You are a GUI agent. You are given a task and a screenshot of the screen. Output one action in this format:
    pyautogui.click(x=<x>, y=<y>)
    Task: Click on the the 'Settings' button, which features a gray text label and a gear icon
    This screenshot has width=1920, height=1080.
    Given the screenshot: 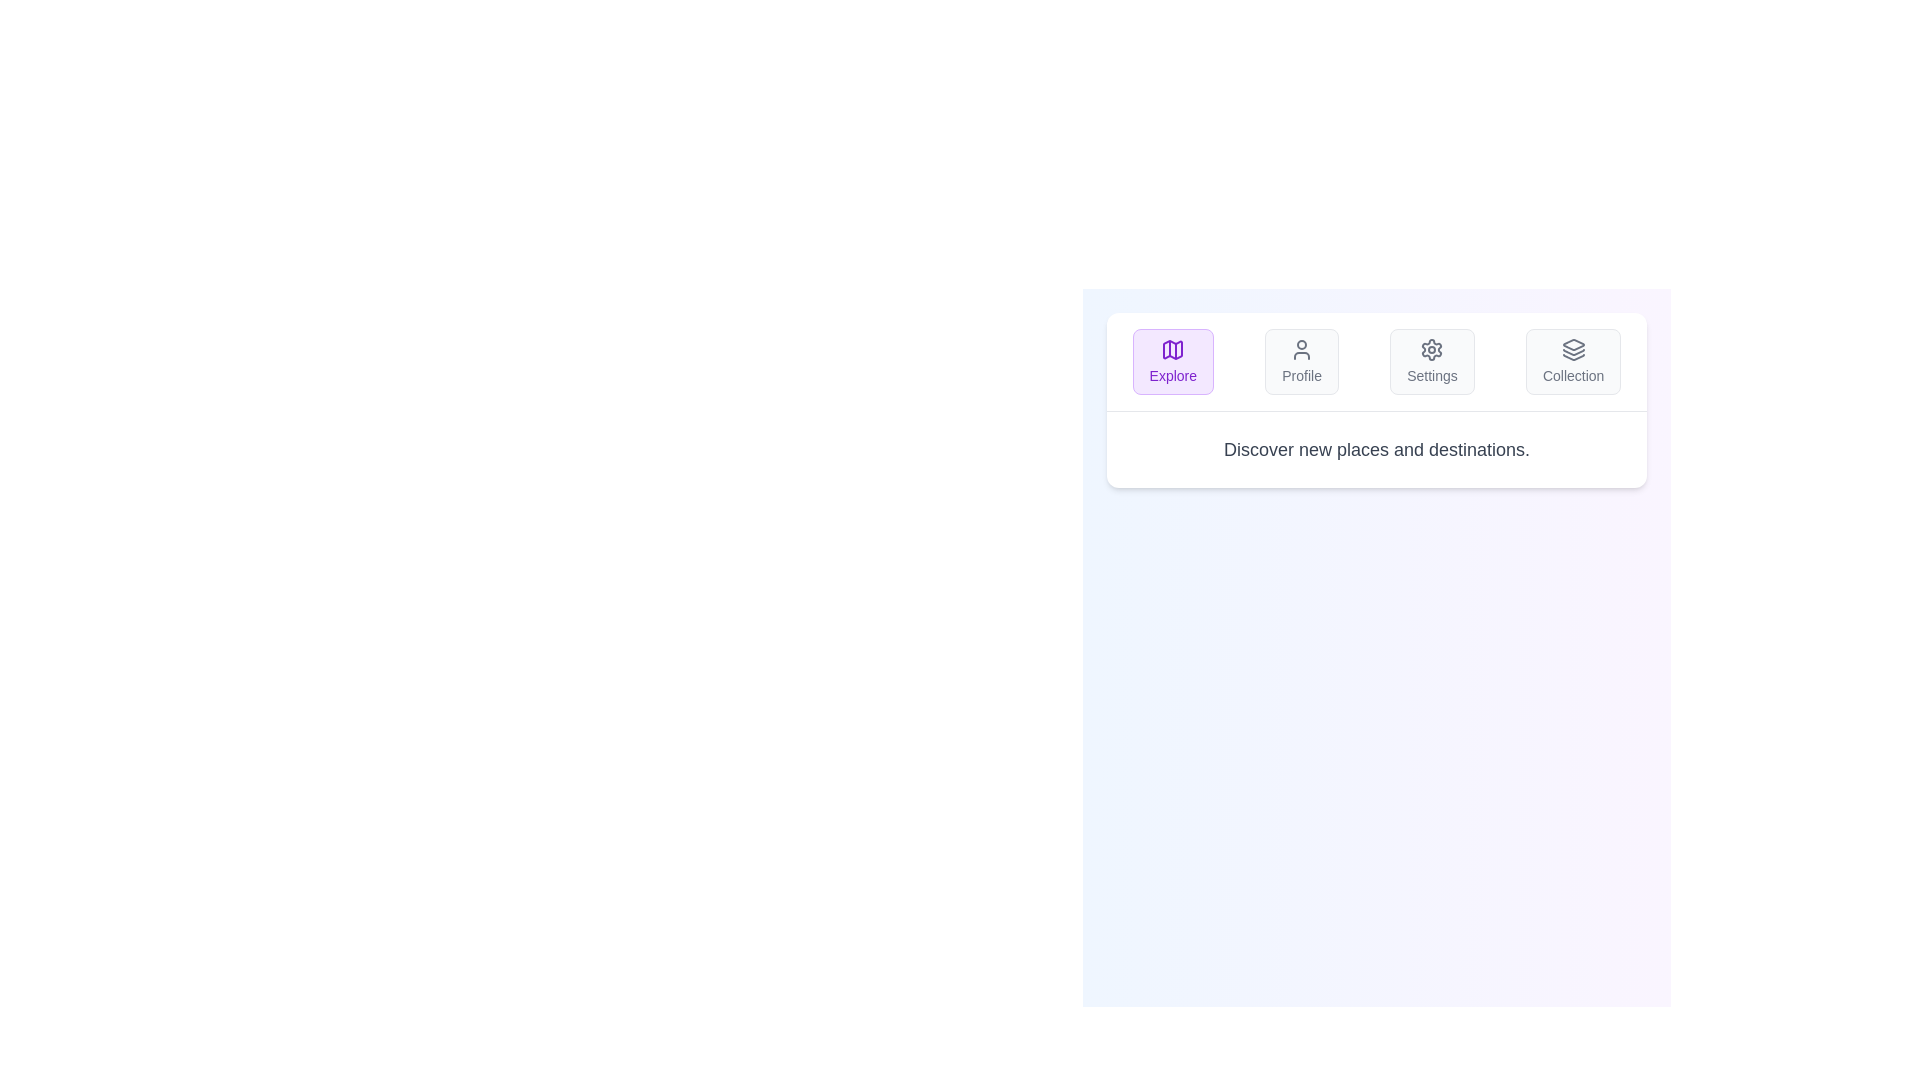 What is the action you would take?
    pyautogui.click(x=1430, y=375)
    